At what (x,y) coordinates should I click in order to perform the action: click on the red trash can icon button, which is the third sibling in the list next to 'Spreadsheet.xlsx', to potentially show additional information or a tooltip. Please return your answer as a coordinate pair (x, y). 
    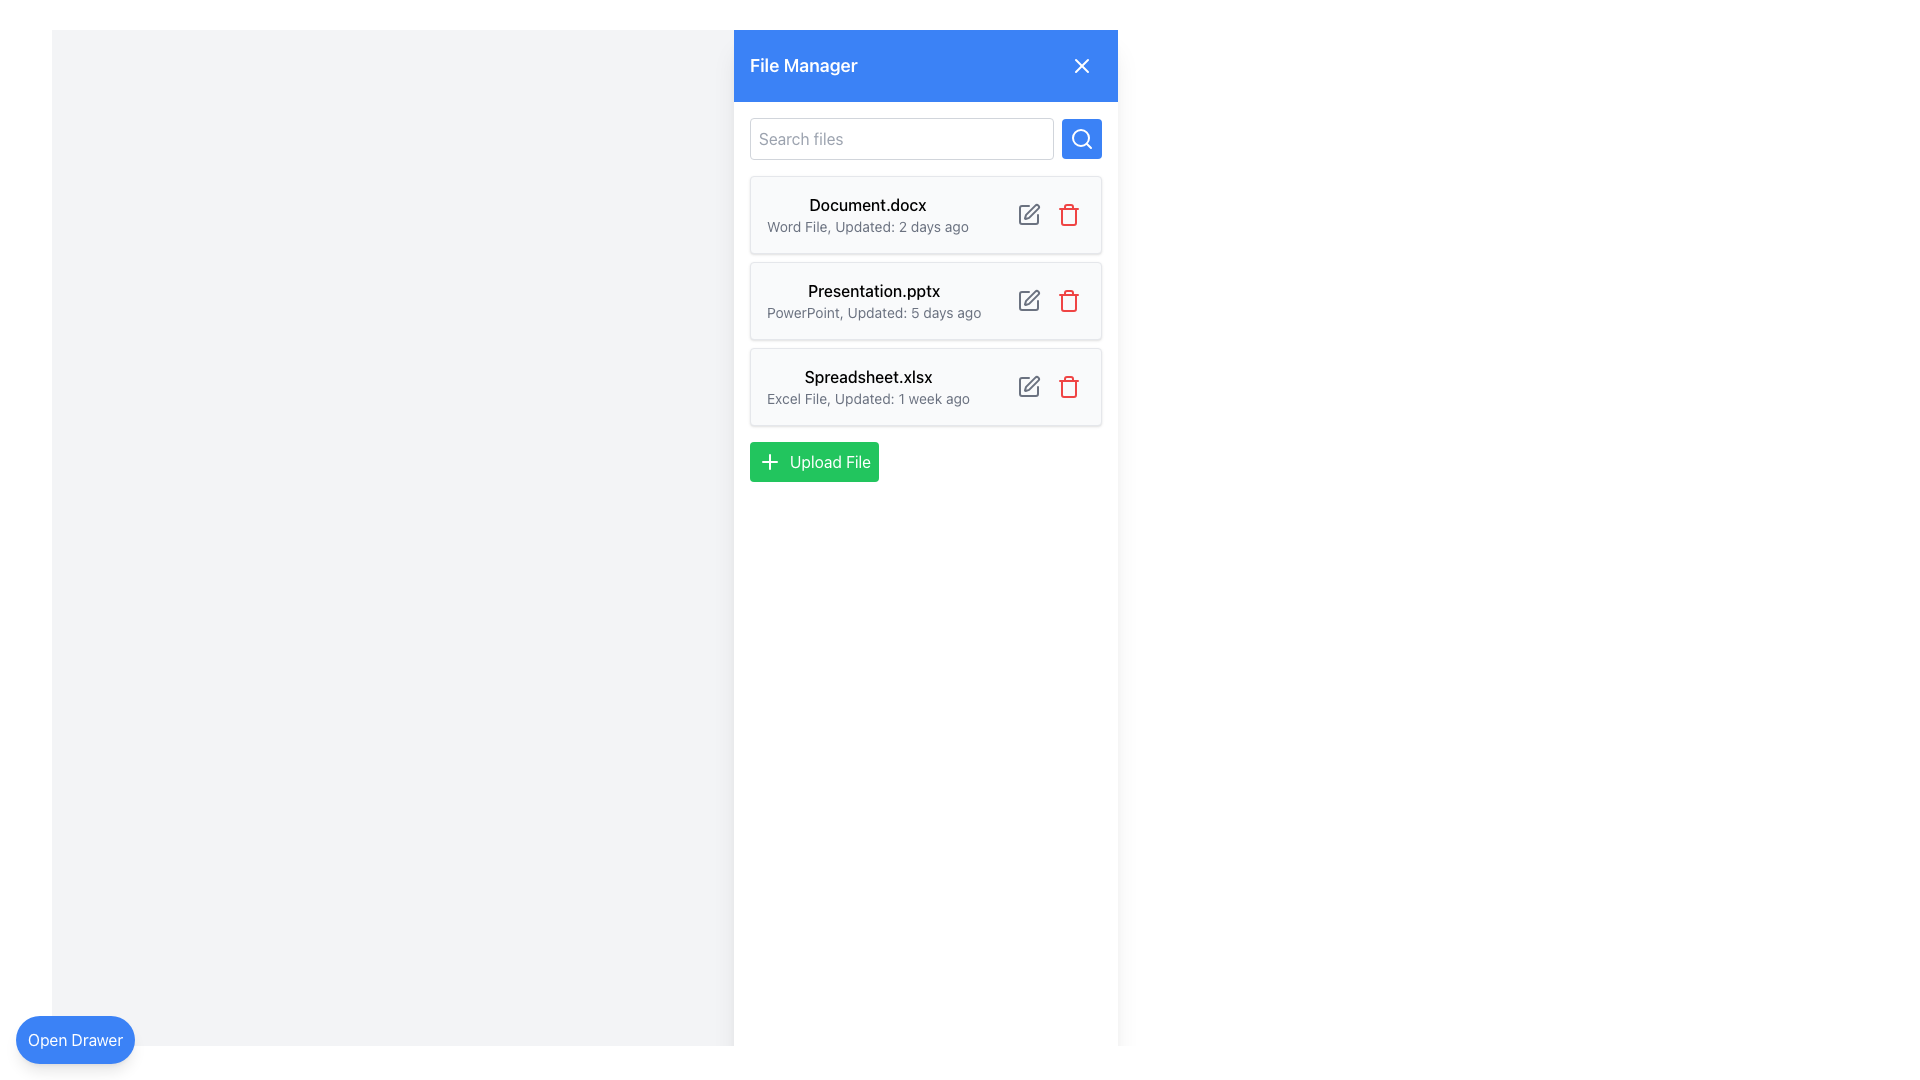
    Looking at the image, I should click on (1068, 215).